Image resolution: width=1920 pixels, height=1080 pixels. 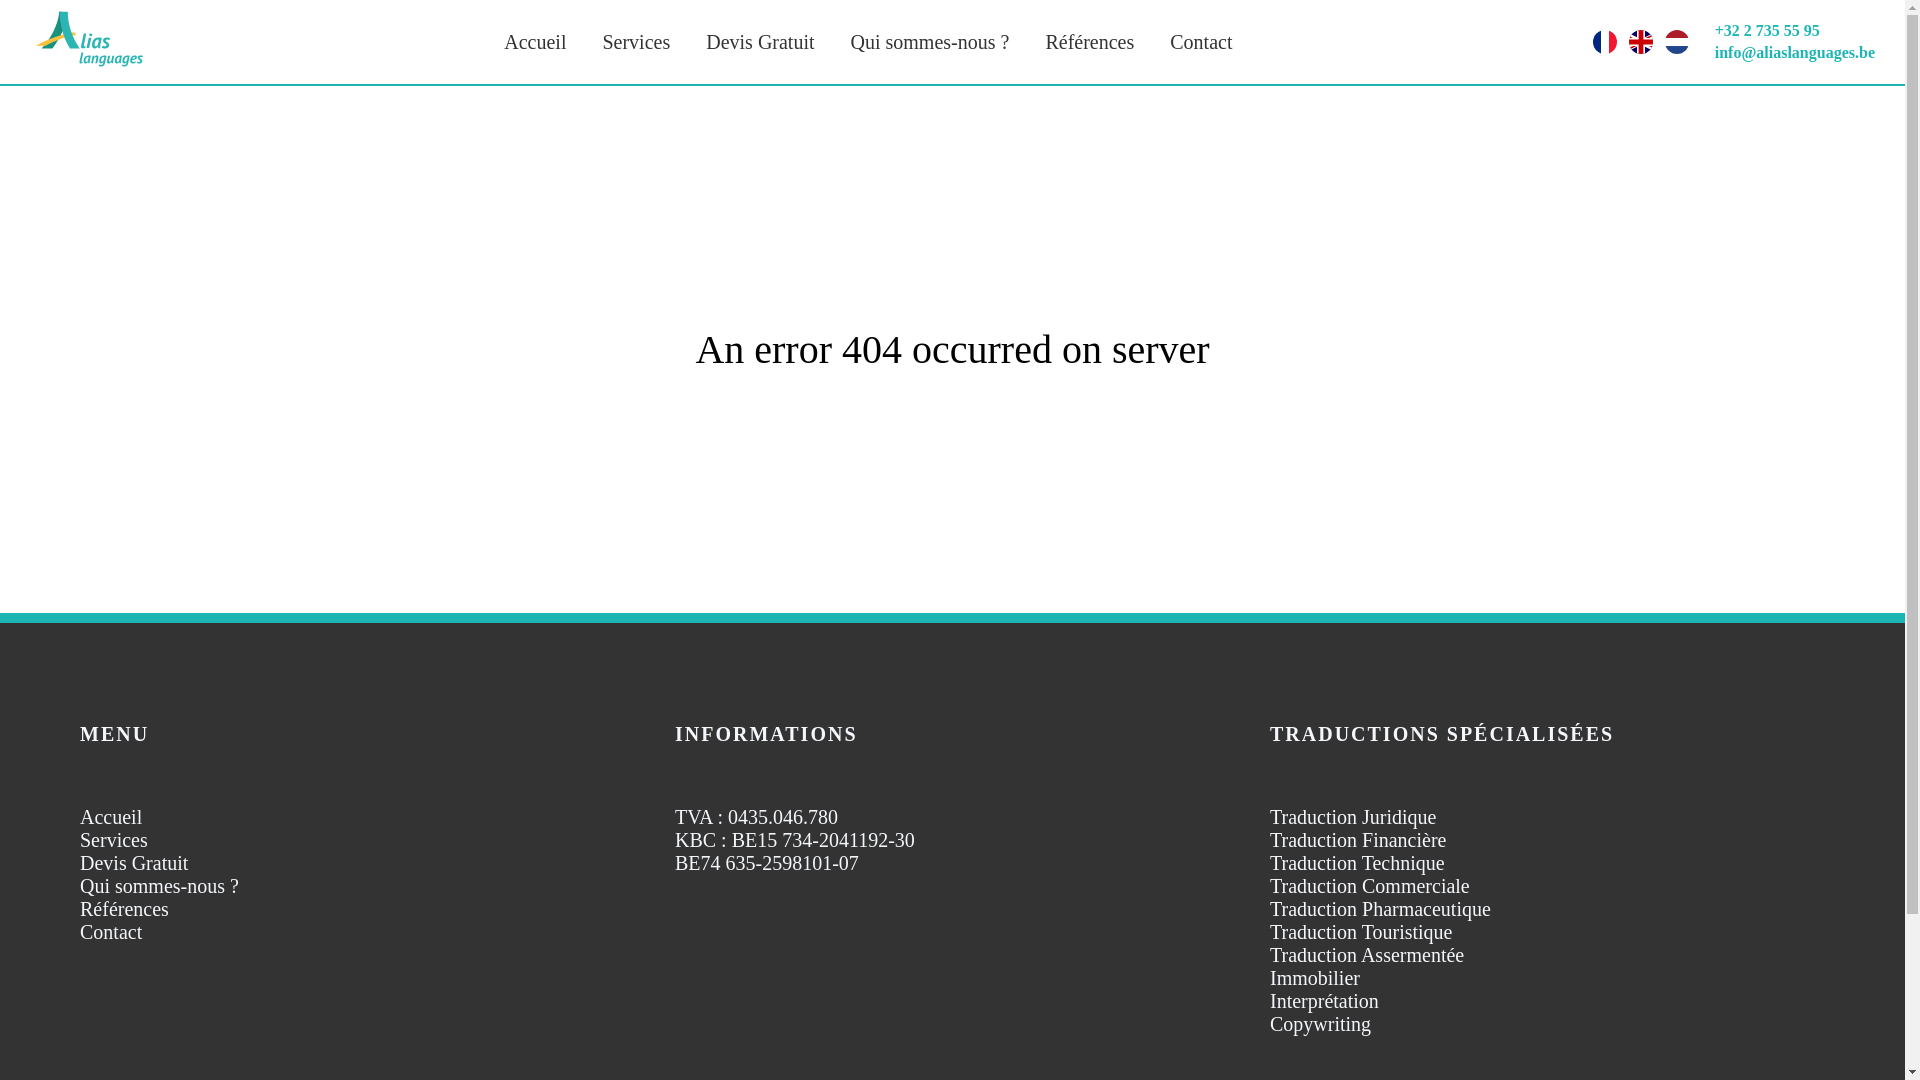 I want to click on 'Traduction Commerciale', so click(x=1368, y=885).